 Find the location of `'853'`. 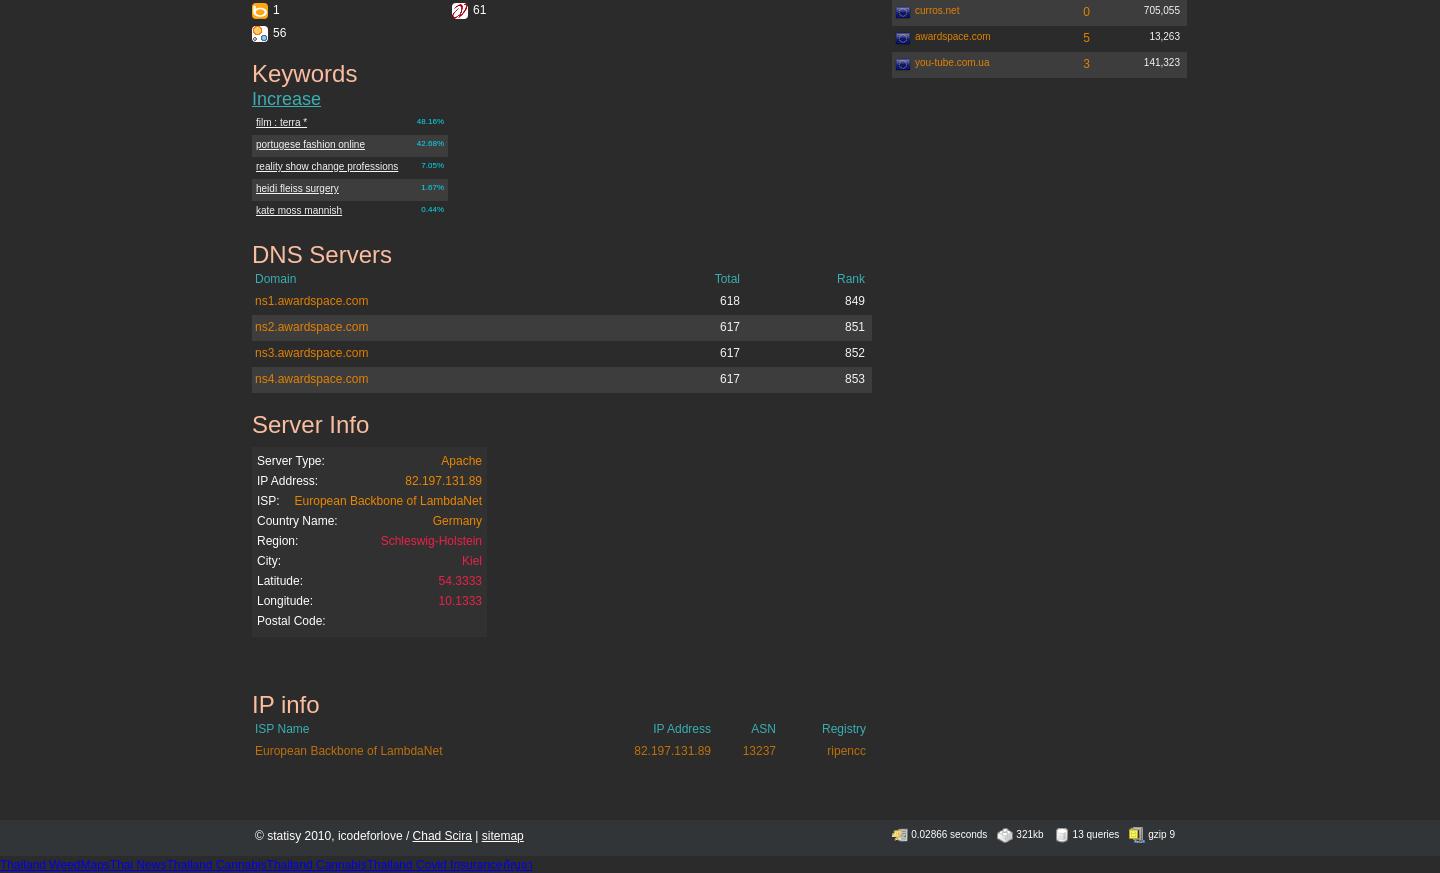

'853' is located at coordinates (853, 377).